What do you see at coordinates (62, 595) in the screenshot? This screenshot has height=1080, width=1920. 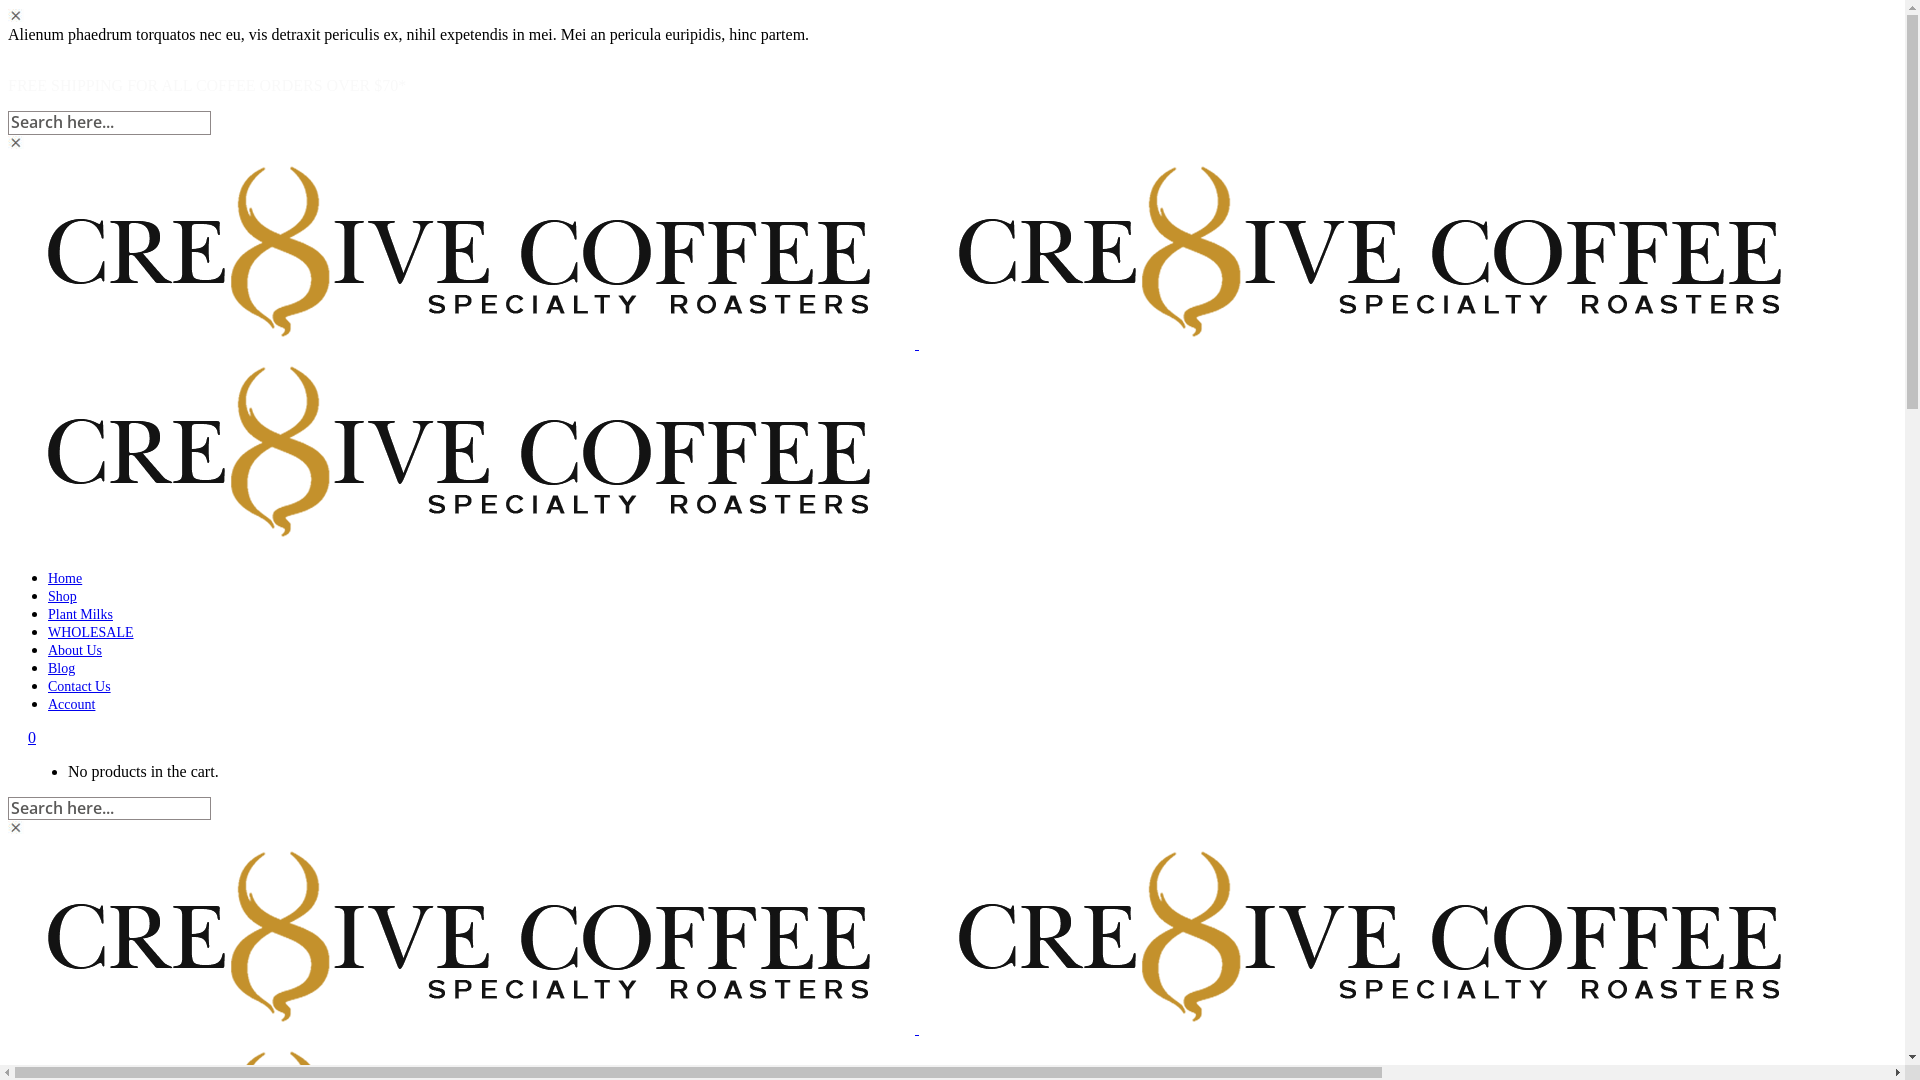 I see `'Shop'` at bounding box center [62, 595].